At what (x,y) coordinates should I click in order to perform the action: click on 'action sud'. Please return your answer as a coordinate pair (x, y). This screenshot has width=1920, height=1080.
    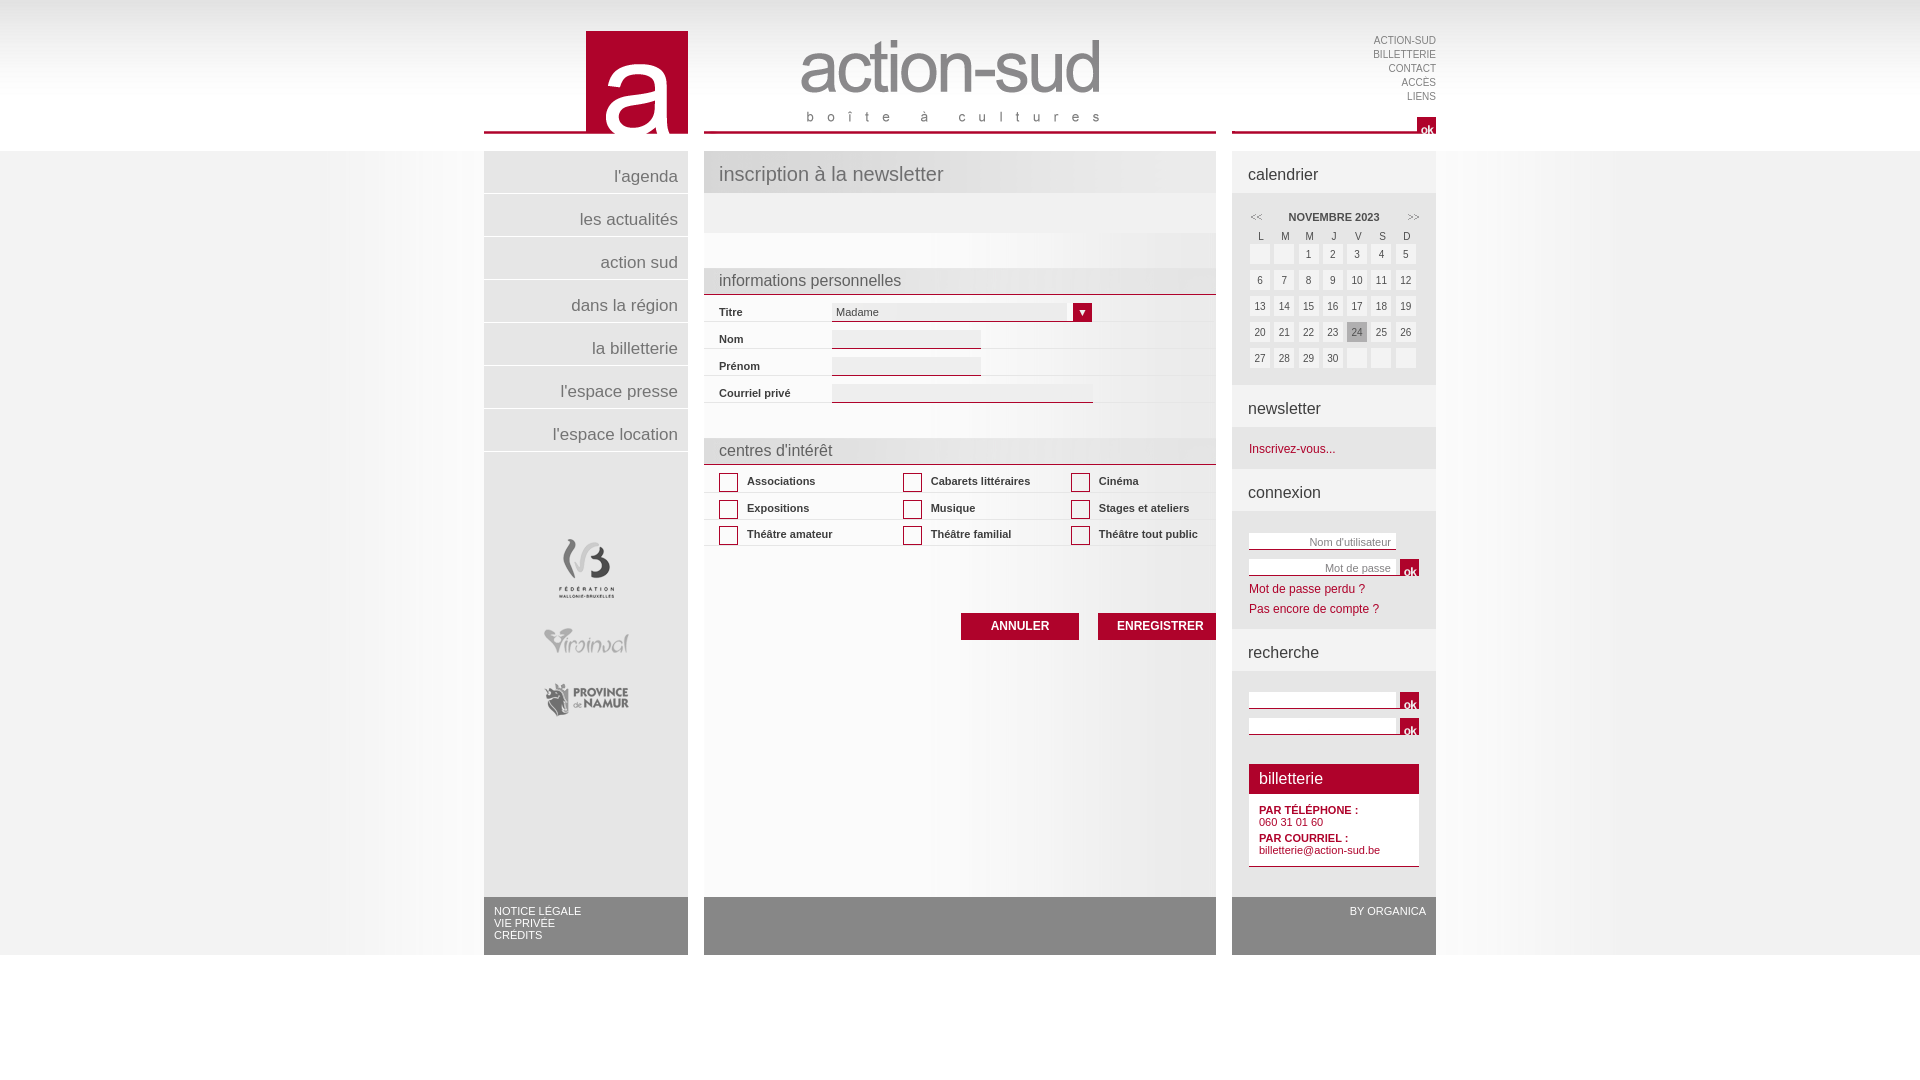
    Looking at the image, I should click on (584, 256).